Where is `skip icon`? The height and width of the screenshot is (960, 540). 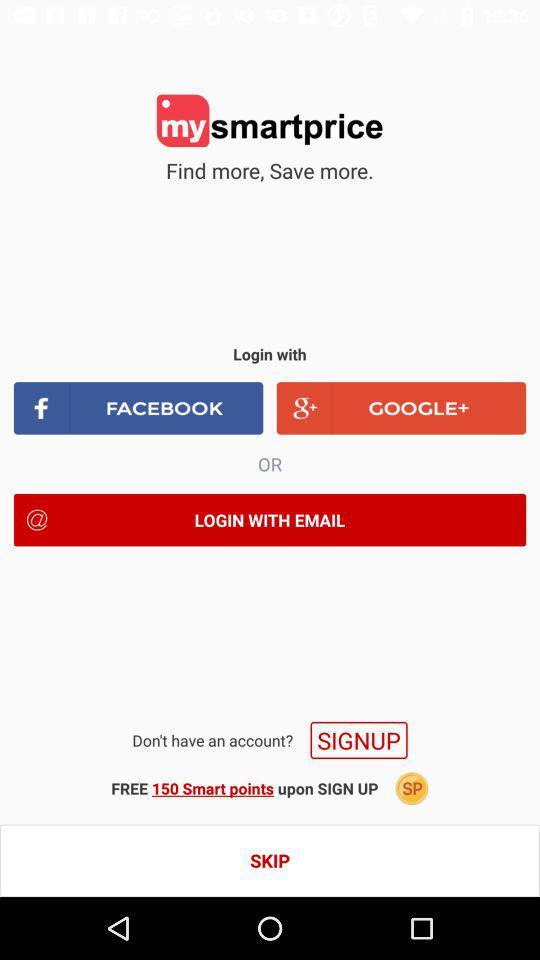
skip icon is located at coordinates (270, 859).